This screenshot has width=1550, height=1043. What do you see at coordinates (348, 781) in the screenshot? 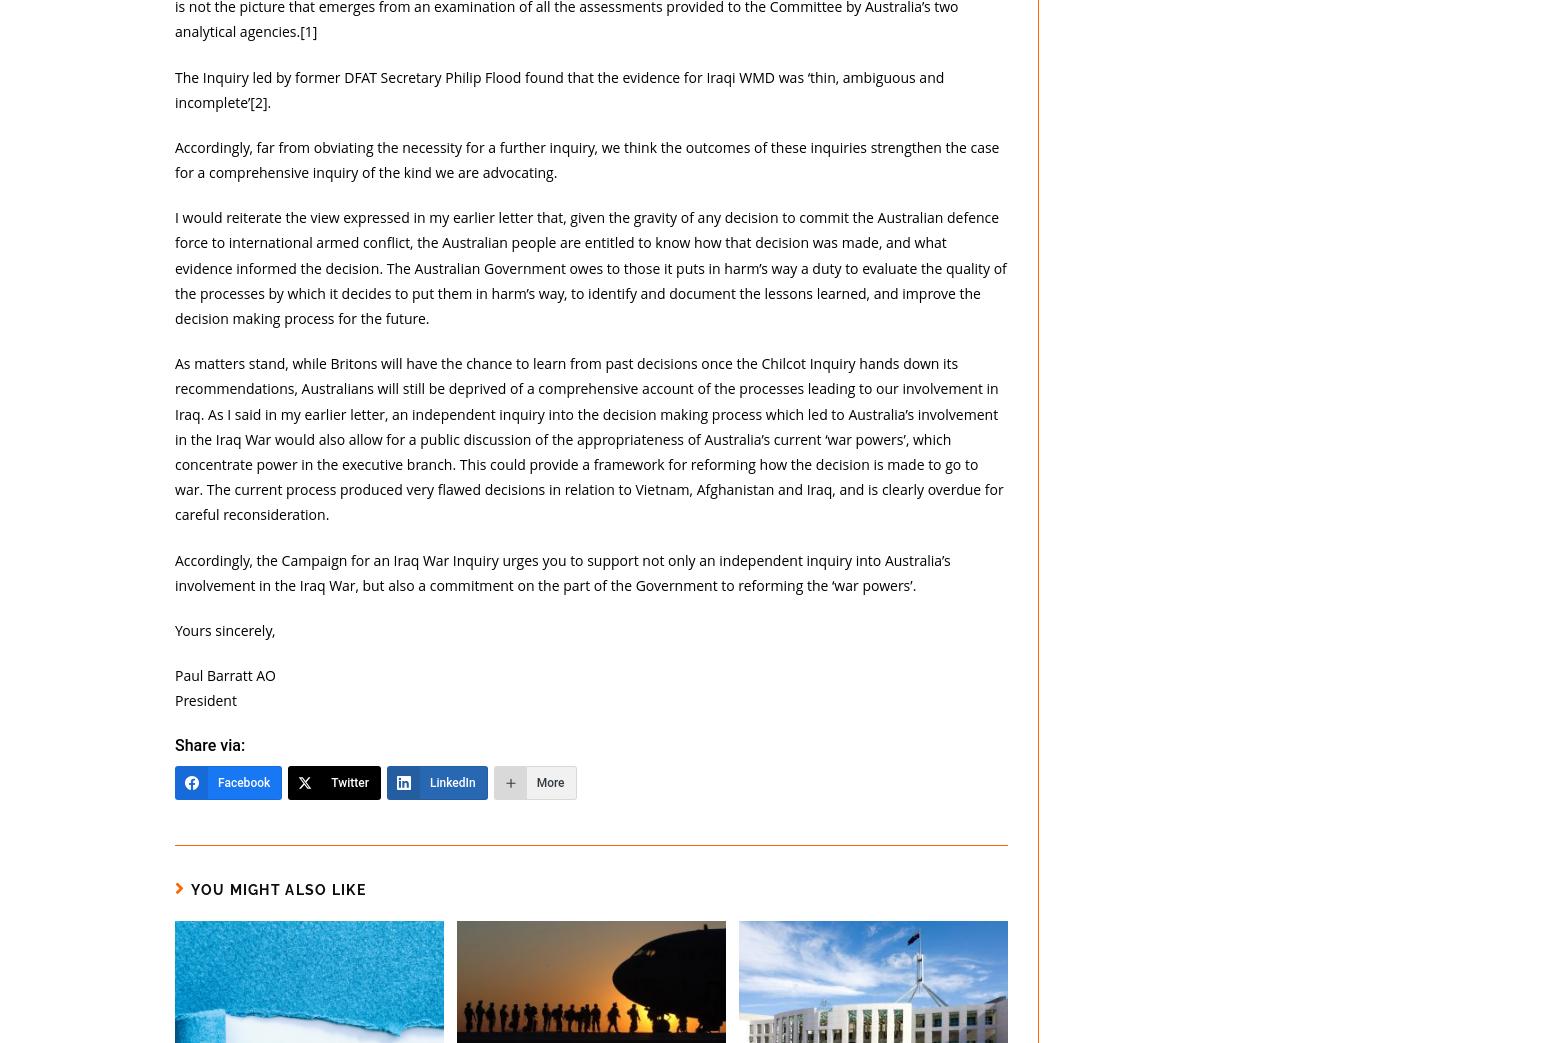
I see `'Twitter'` at bounding box center [348, 781].